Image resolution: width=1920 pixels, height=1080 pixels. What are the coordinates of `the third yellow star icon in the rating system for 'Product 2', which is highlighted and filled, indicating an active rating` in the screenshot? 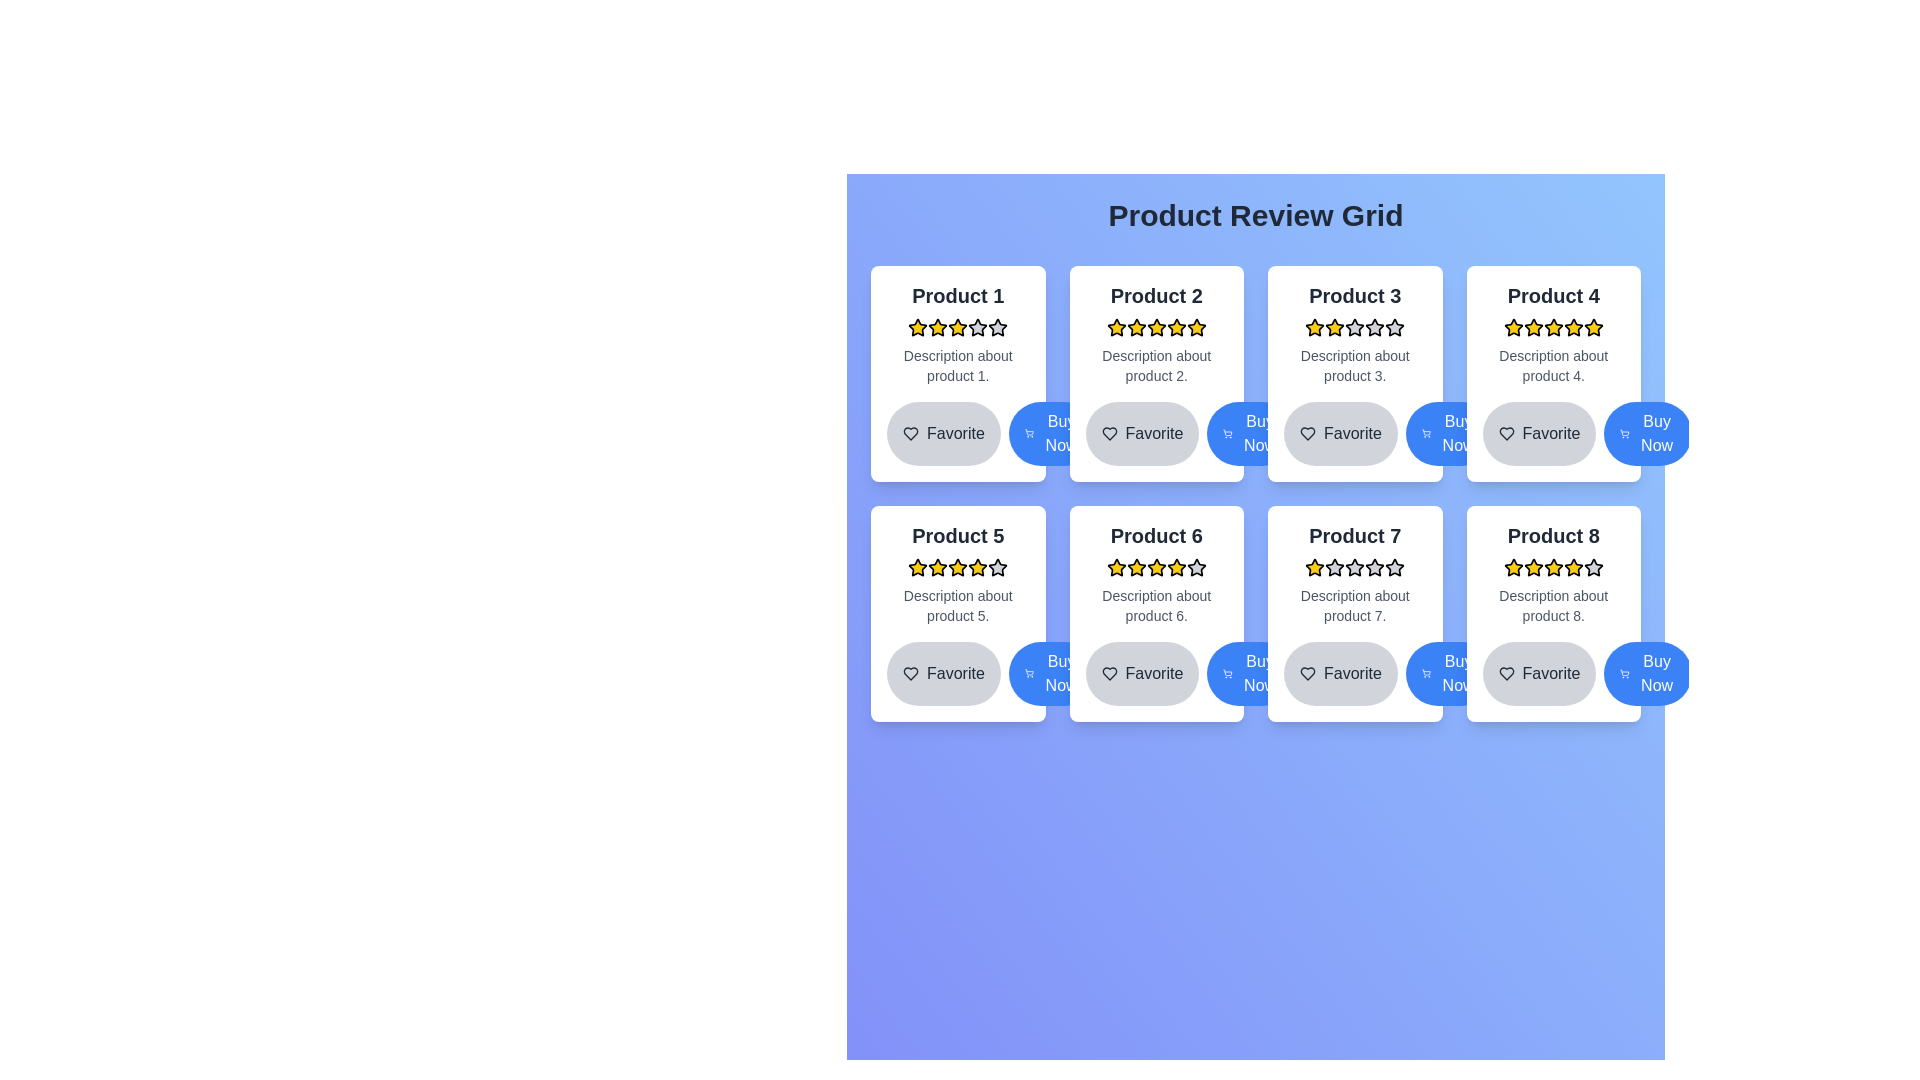 It's located at (1196, 326).